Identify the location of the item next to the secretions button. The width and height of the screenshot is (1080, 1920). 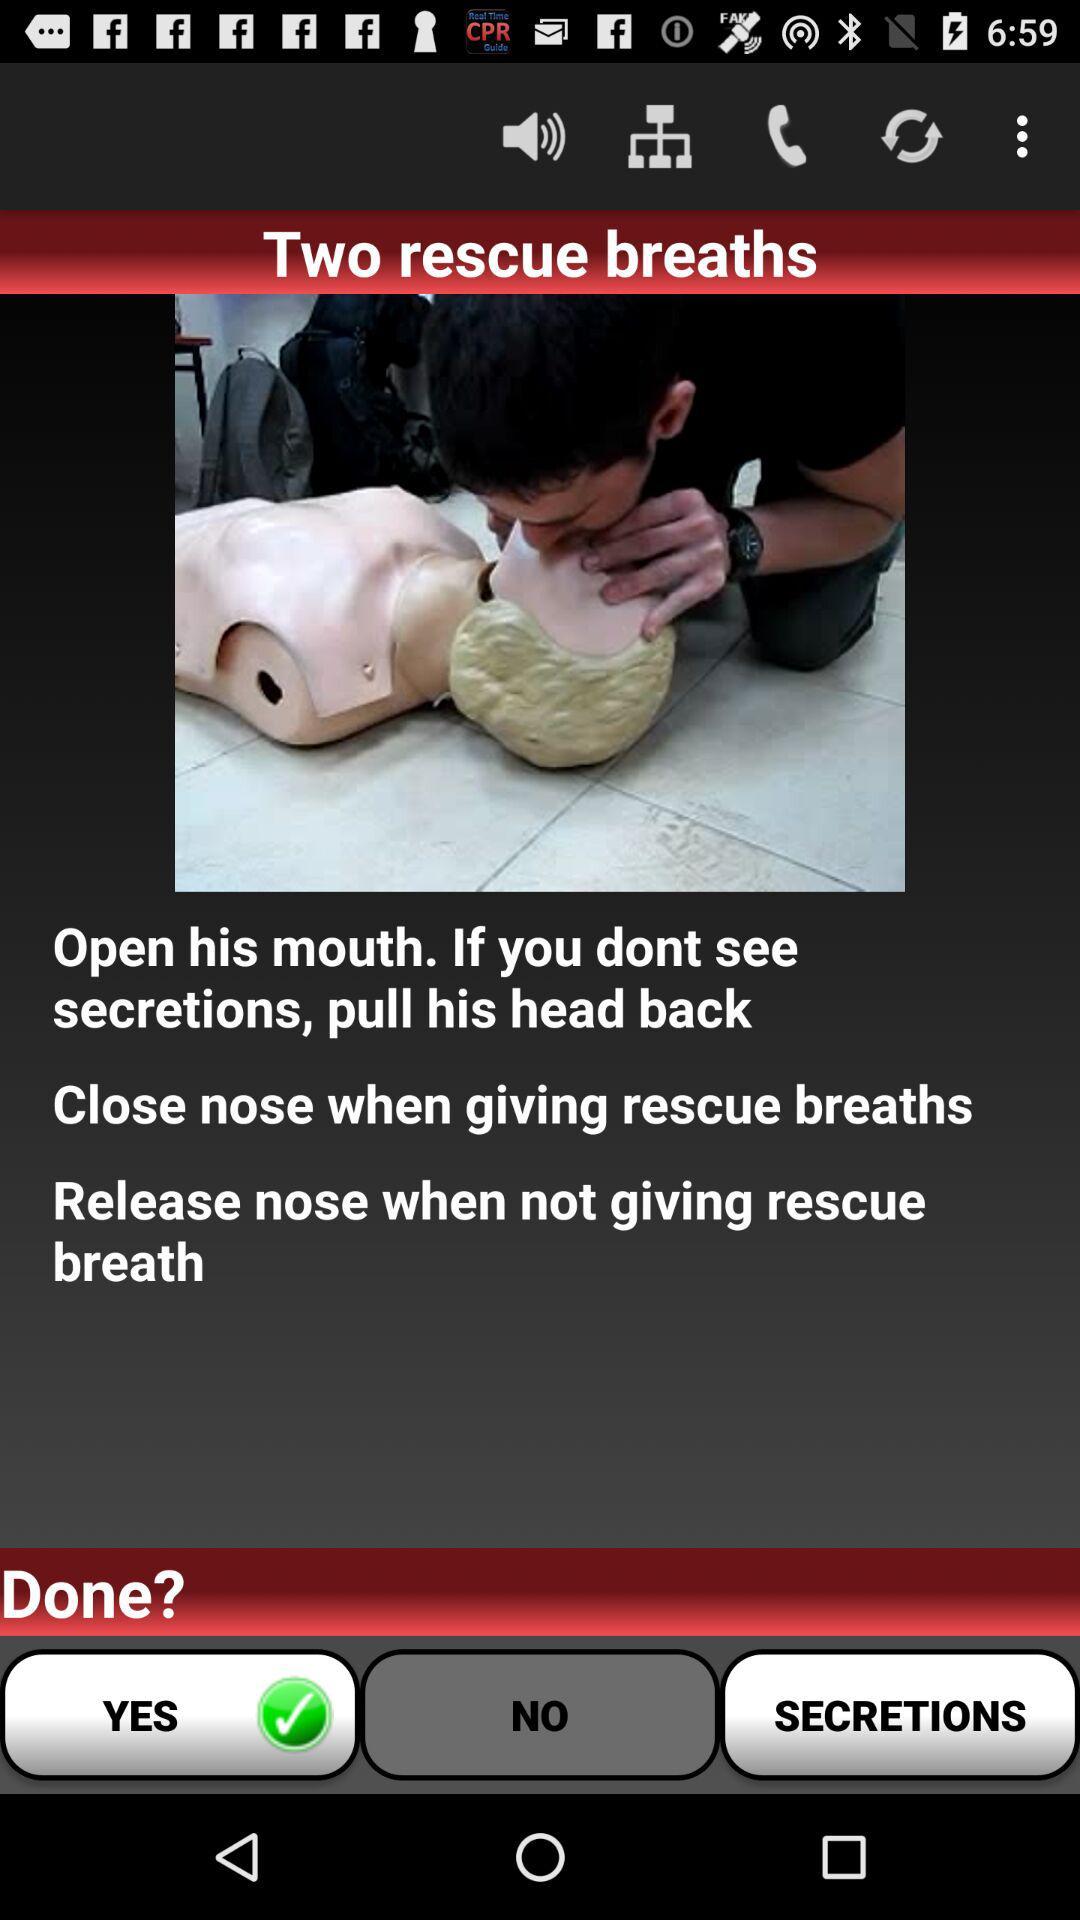
(540, 1713).